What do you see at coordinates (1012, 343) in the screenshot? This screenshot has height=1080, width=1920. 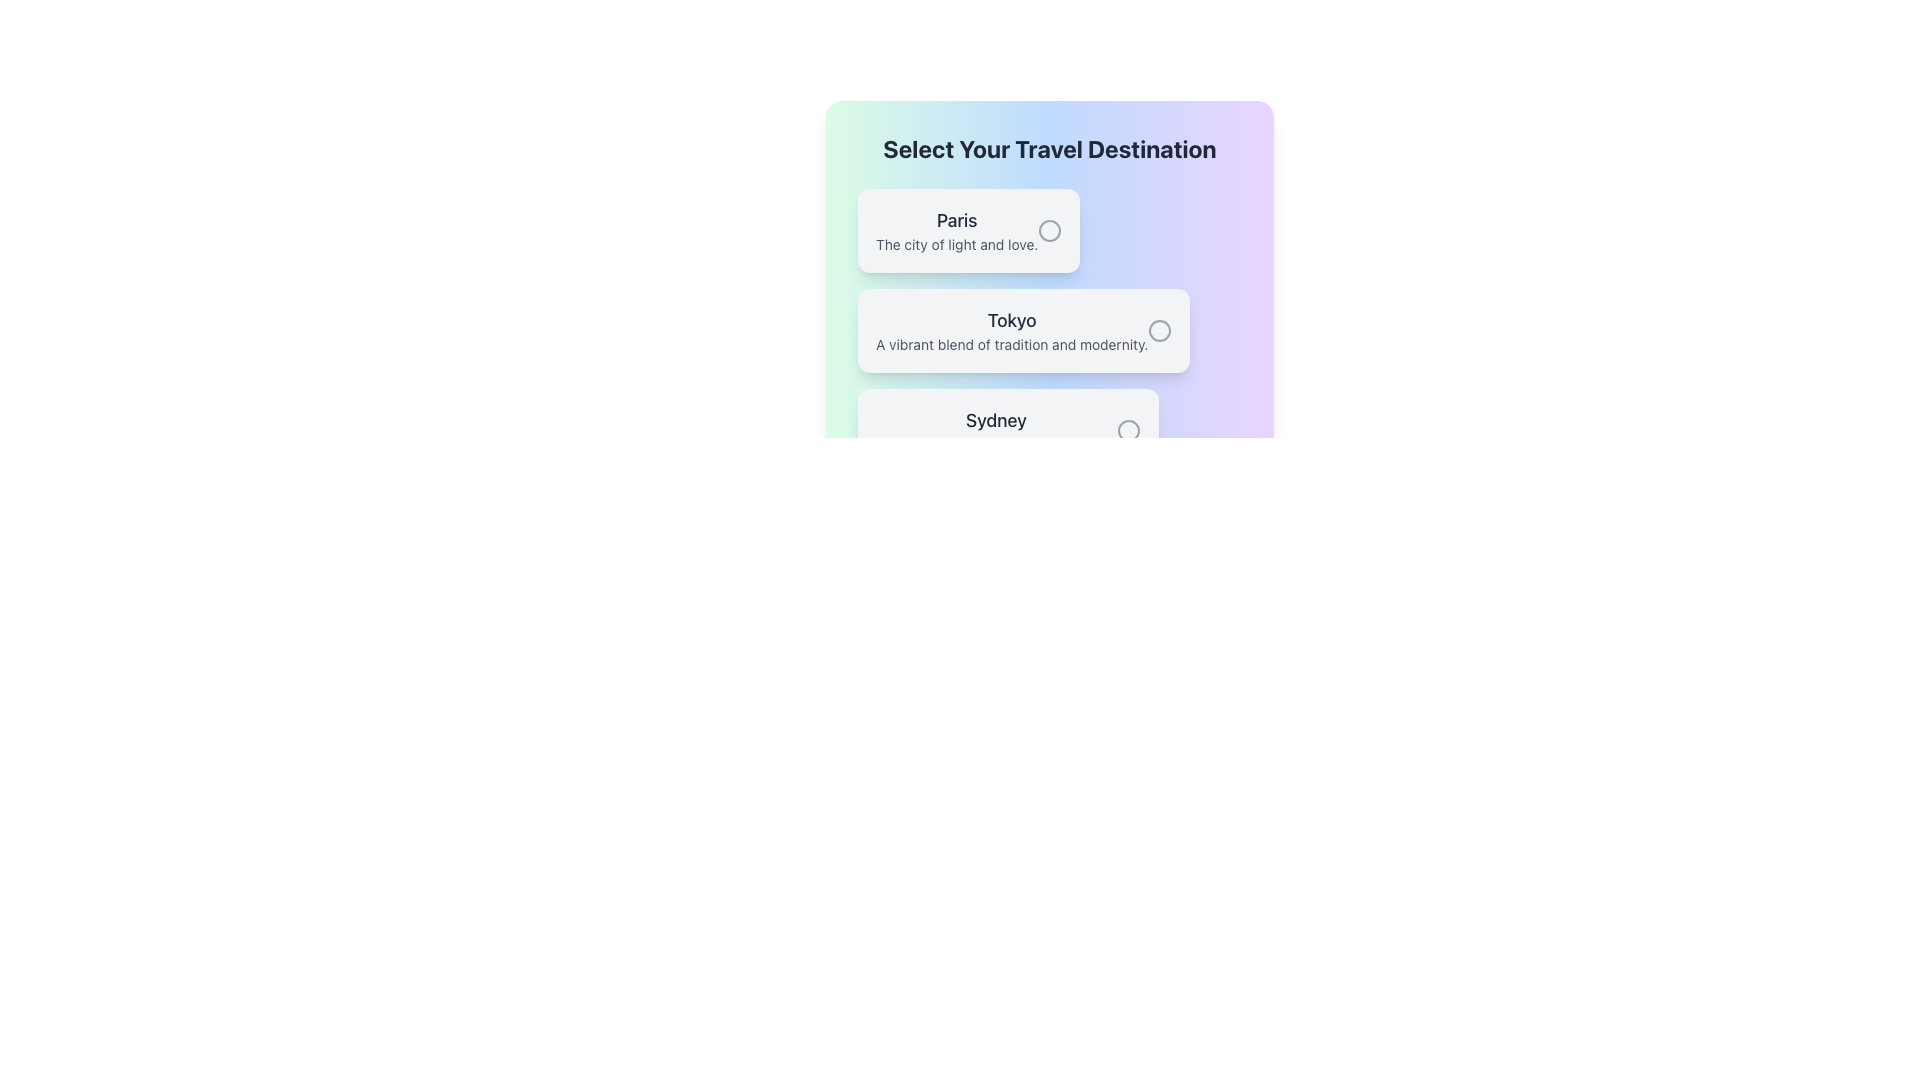 I see `the static text that provides additional information about the 'Tokyo' travel destination, located beneath the heading 'Tokyo' and above the associated radio button` at bounding box center [1012, 343].